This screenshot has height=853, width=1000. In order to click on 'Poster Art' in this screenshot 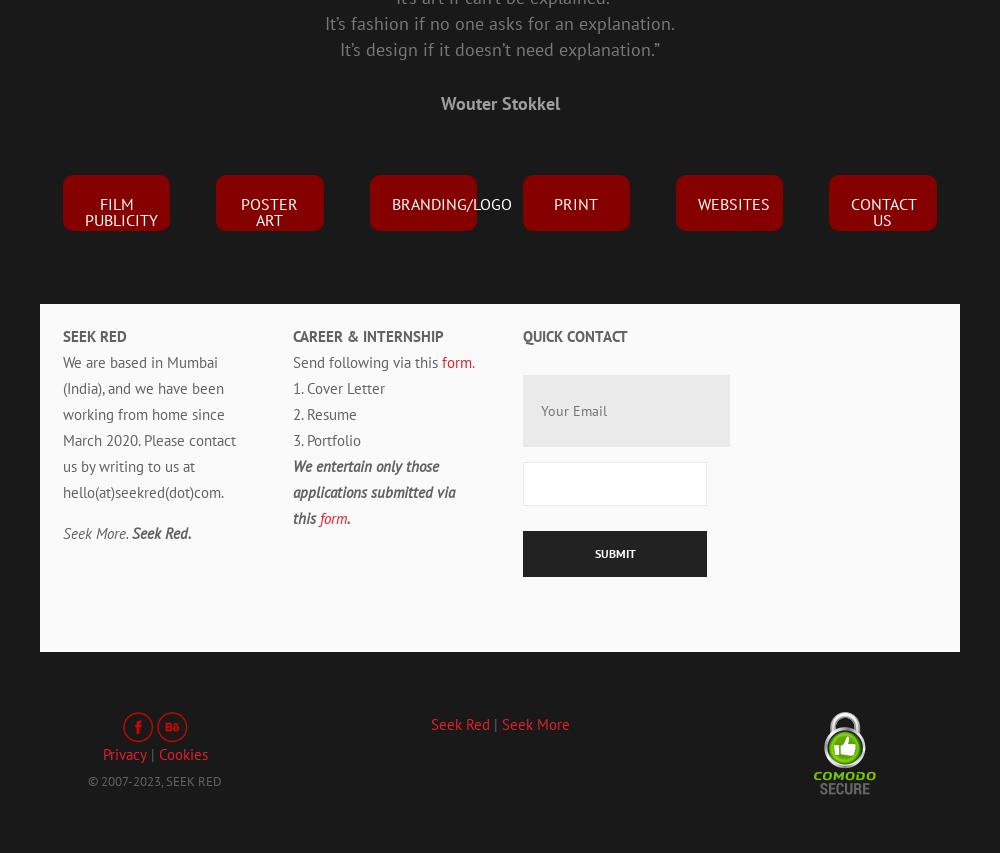, I will do `click(269, 210)`.